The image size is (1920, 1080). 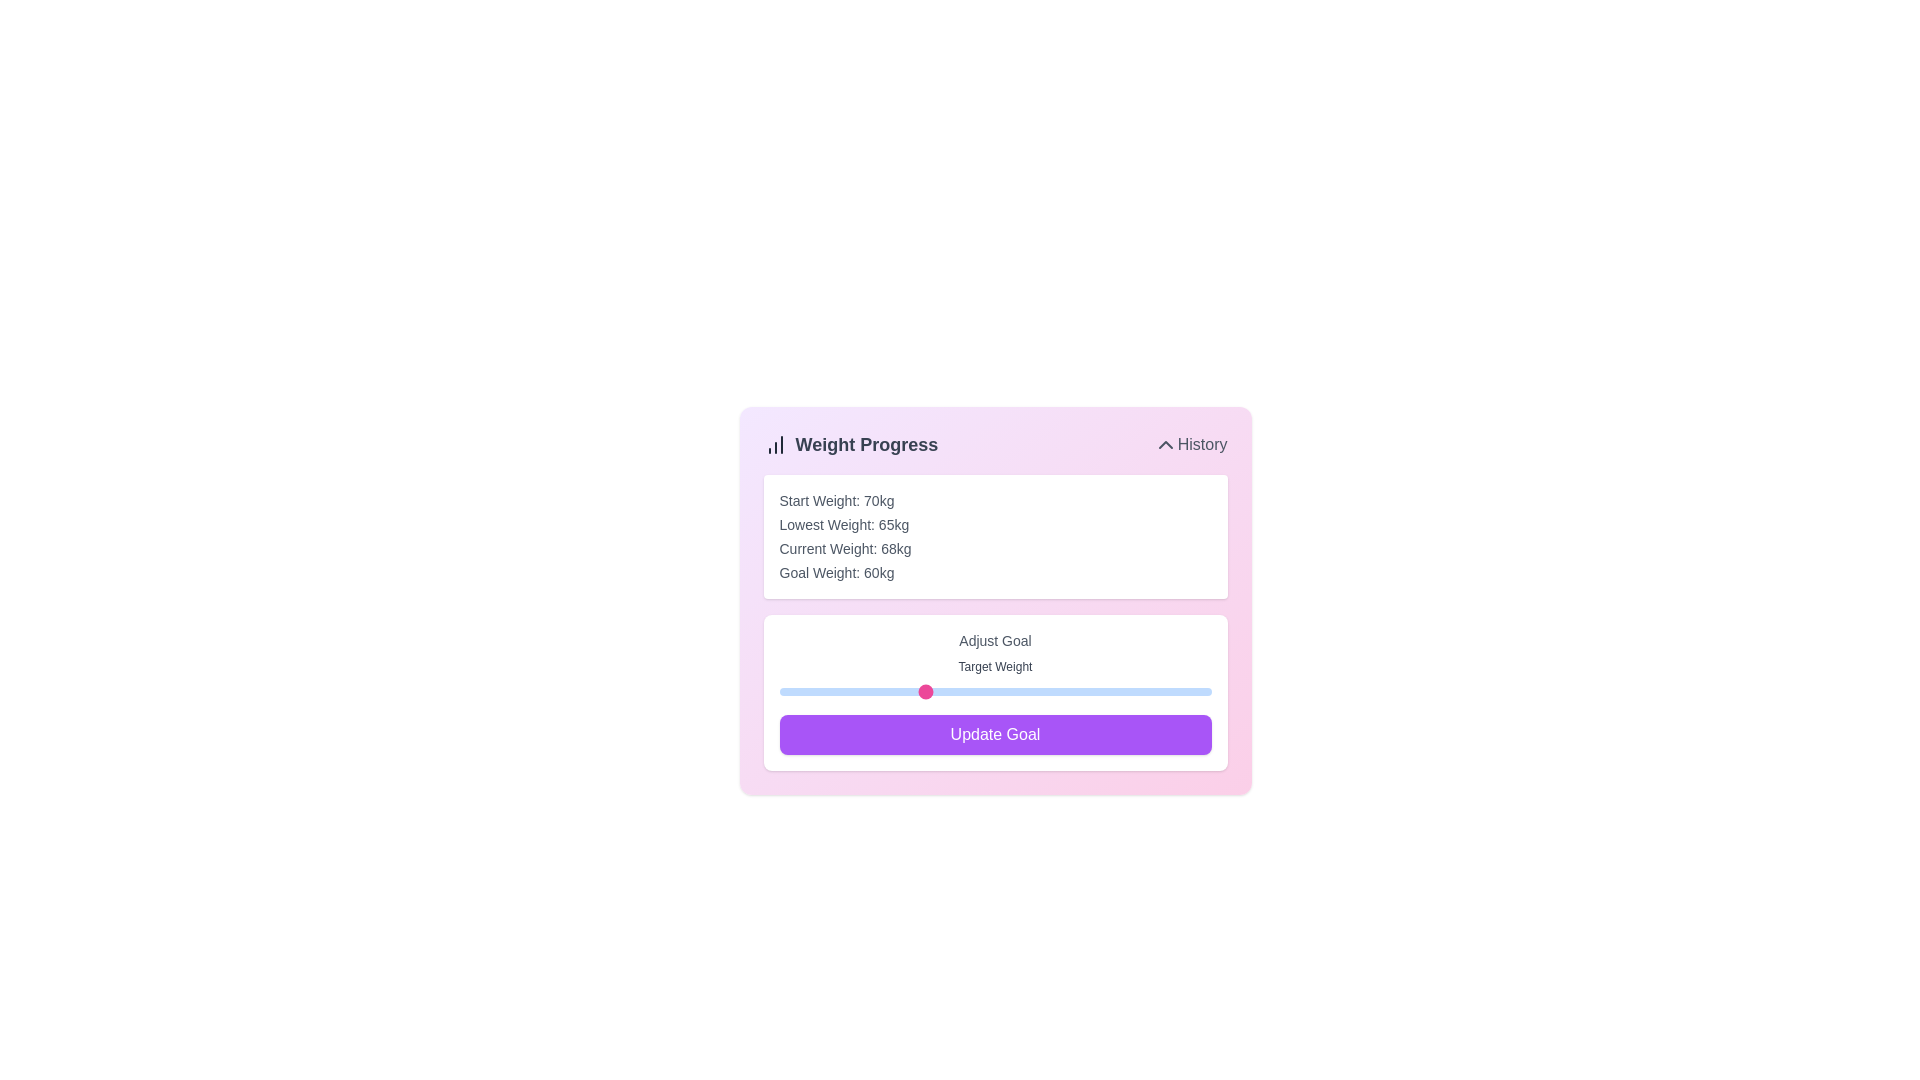 What do you see at coordinates (851, 690) in the screenshot?
I see `the goal weight slider to 55 kg` at bounding box center [851, 690].